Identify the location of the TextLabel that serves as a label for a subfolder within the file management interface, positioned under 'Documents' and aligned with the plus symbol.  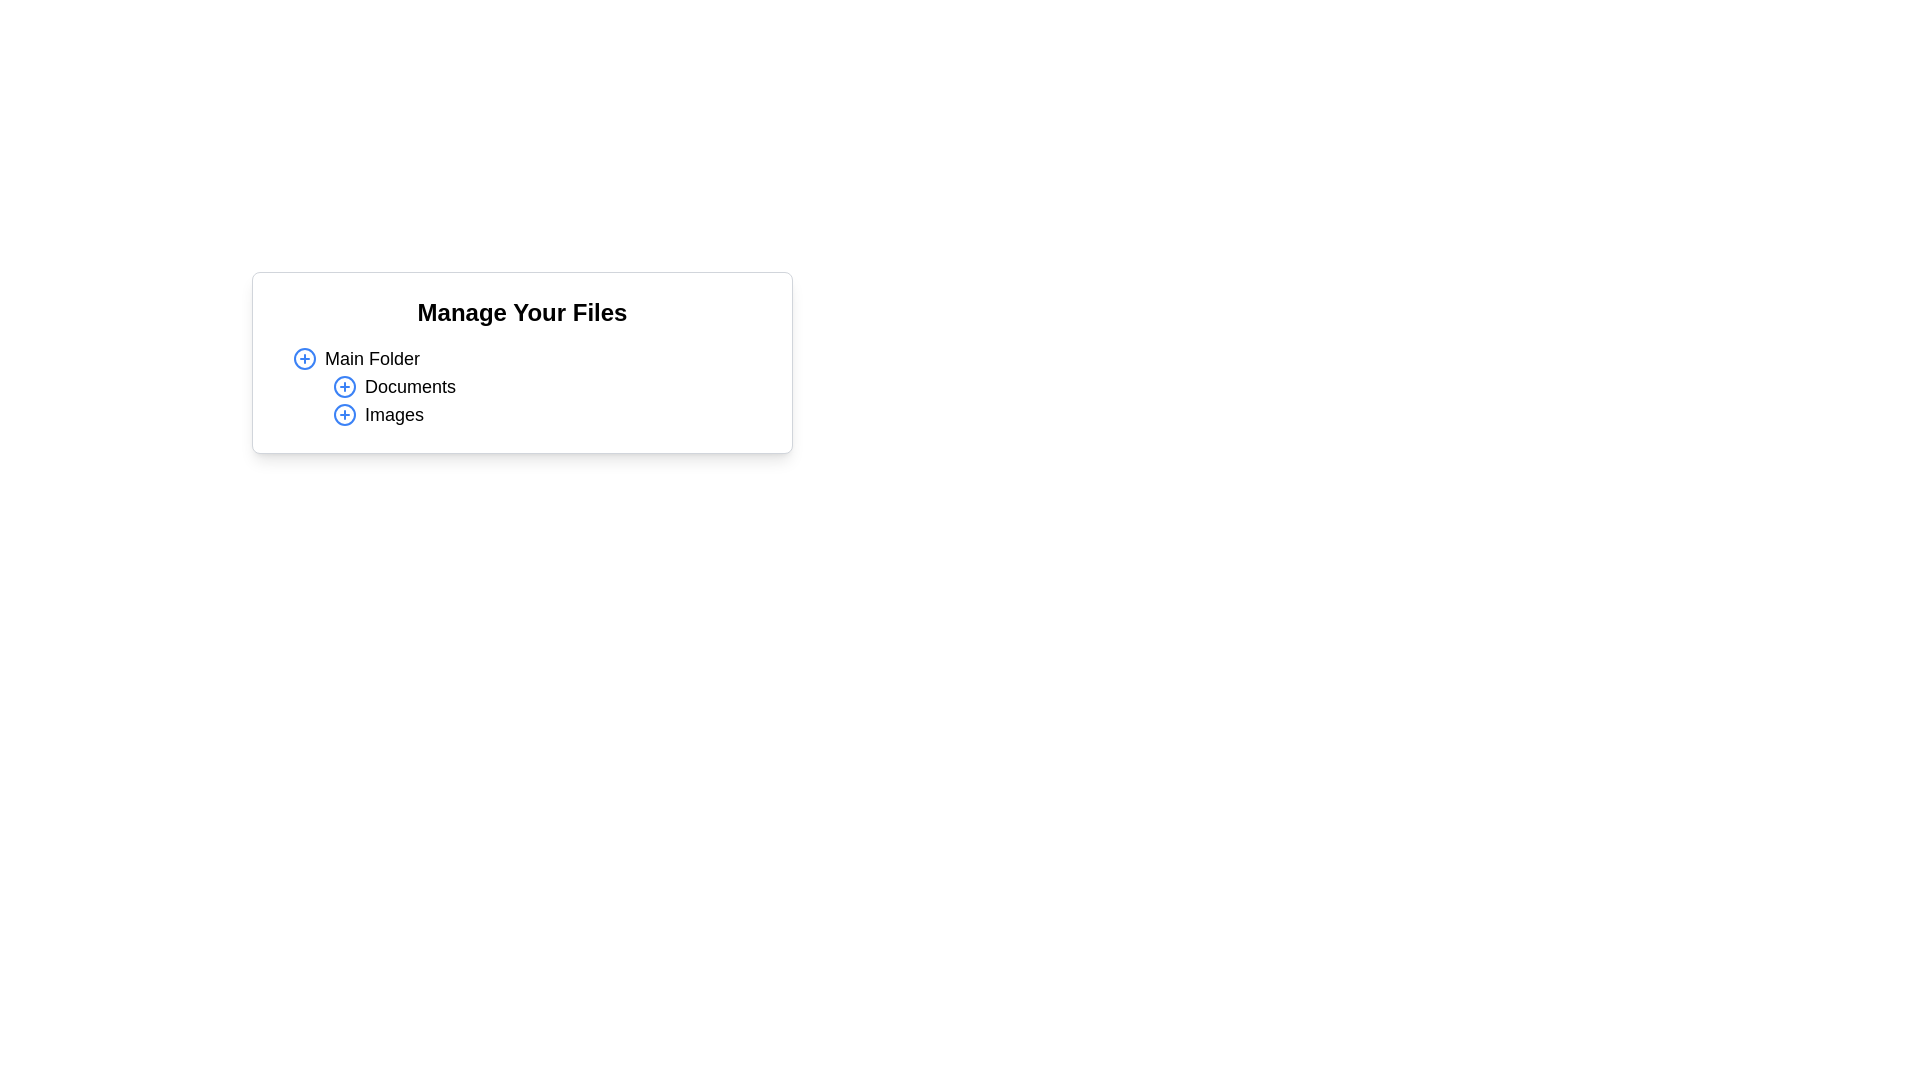
(394, 414).